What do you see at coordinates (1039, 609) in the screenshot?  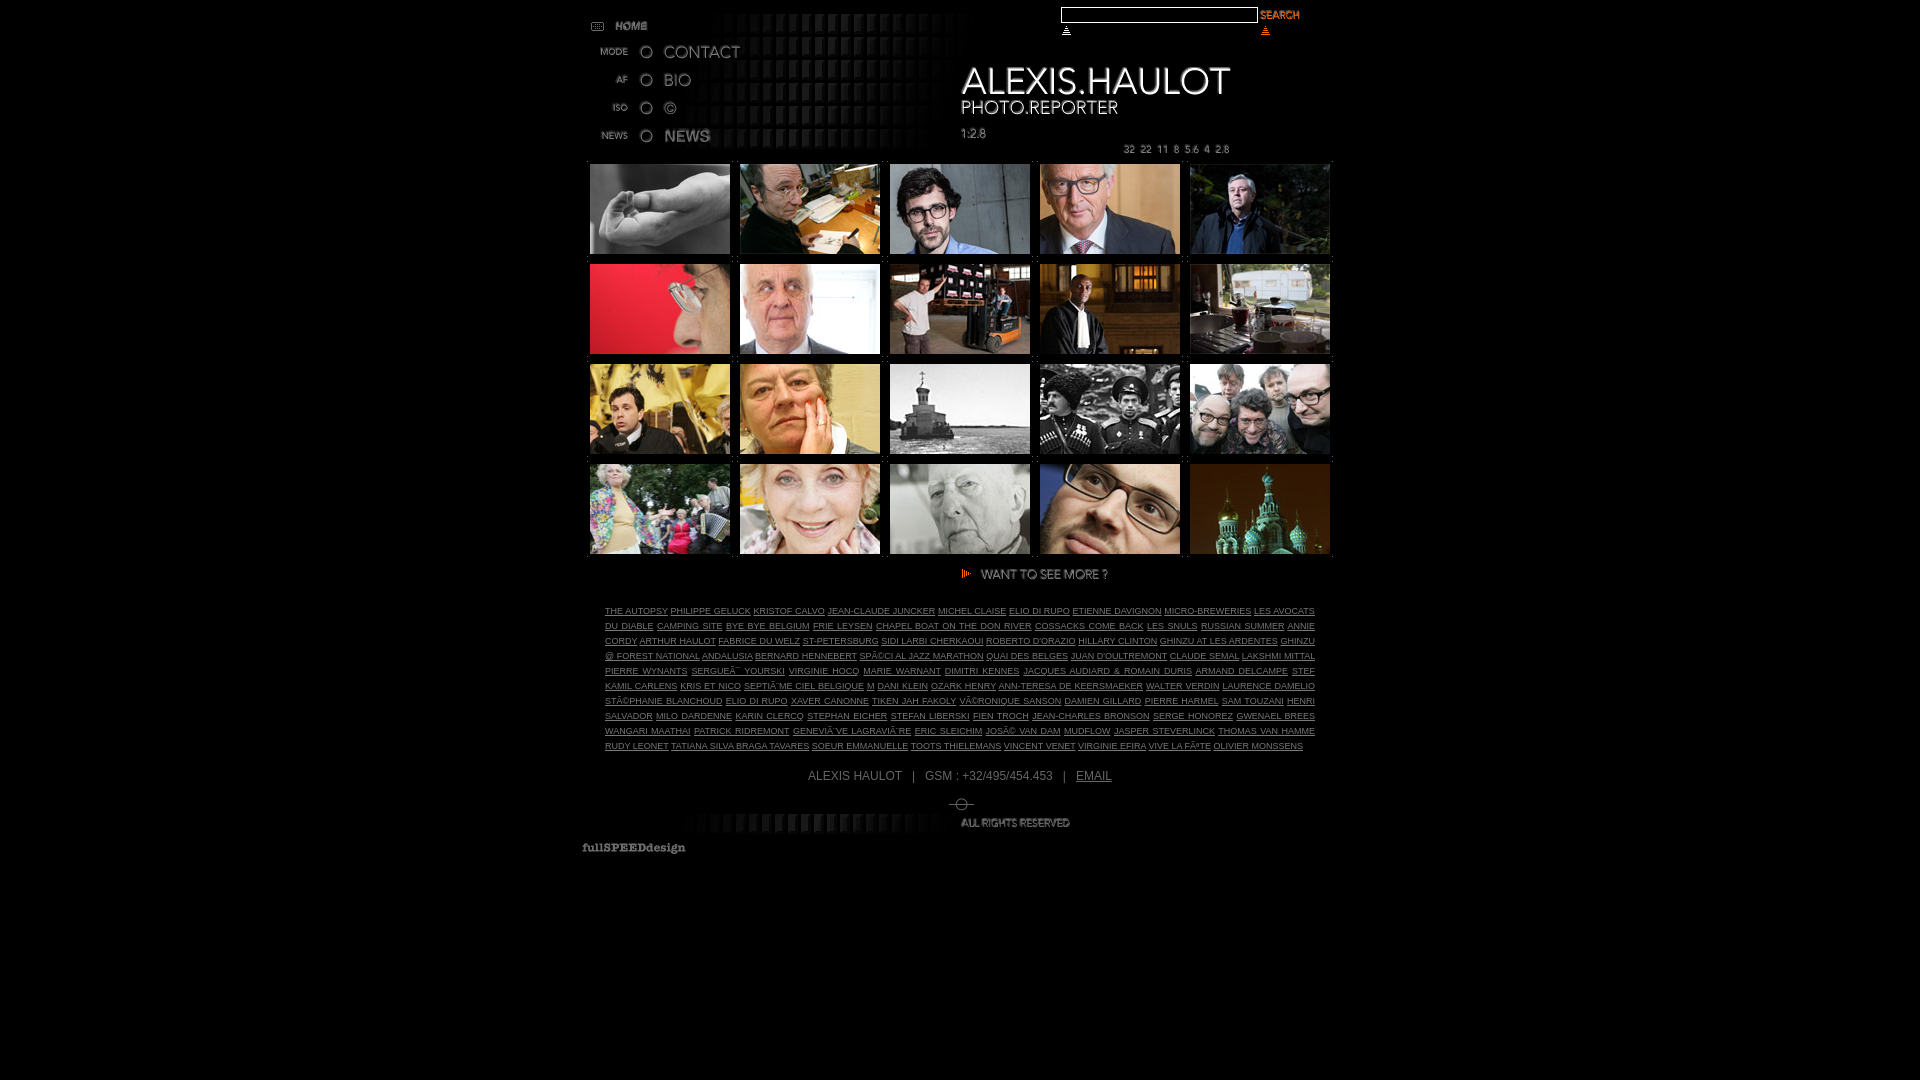 I see `'ELIO DI RUPO'` at bounding box center [1039, 609].